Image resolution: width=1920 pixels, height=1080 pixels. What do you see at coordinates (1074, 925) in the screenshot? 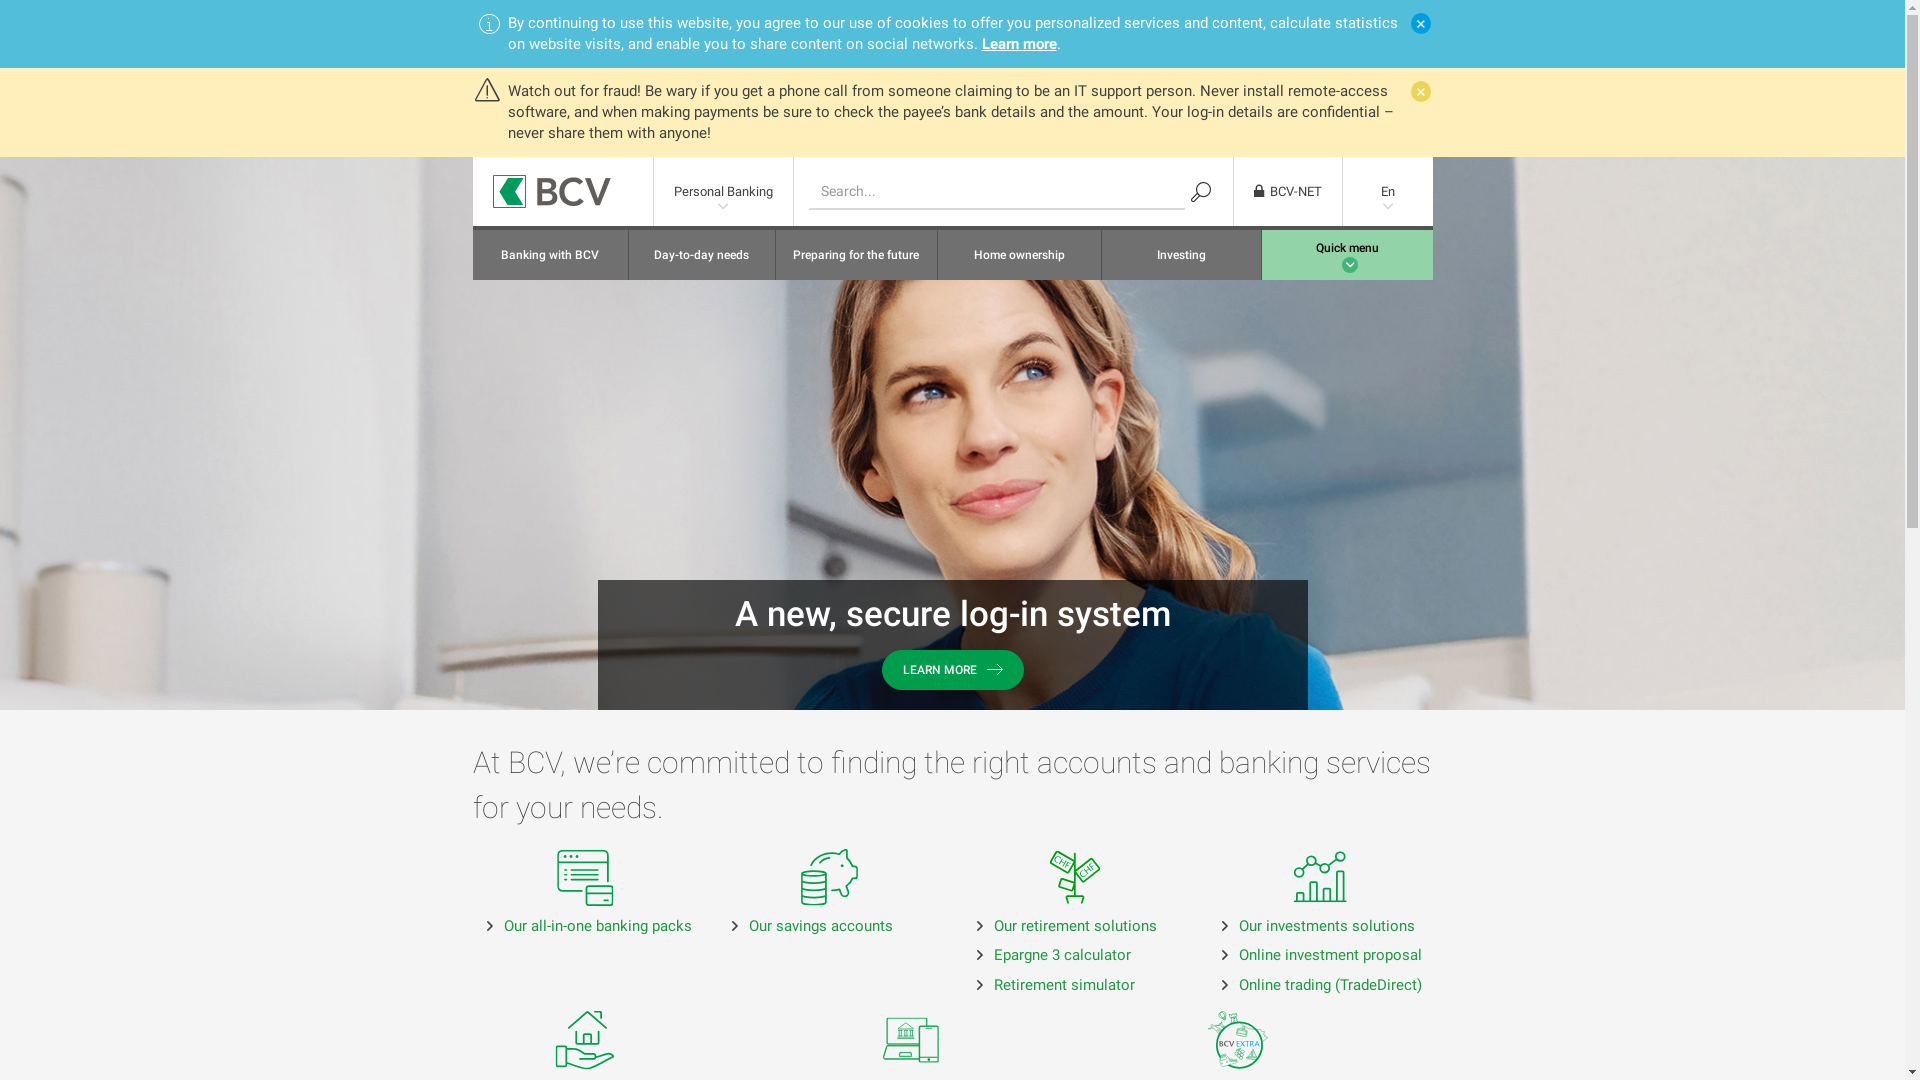
I see `'Our retirement solutions'` at bounding box center [1074, 925].